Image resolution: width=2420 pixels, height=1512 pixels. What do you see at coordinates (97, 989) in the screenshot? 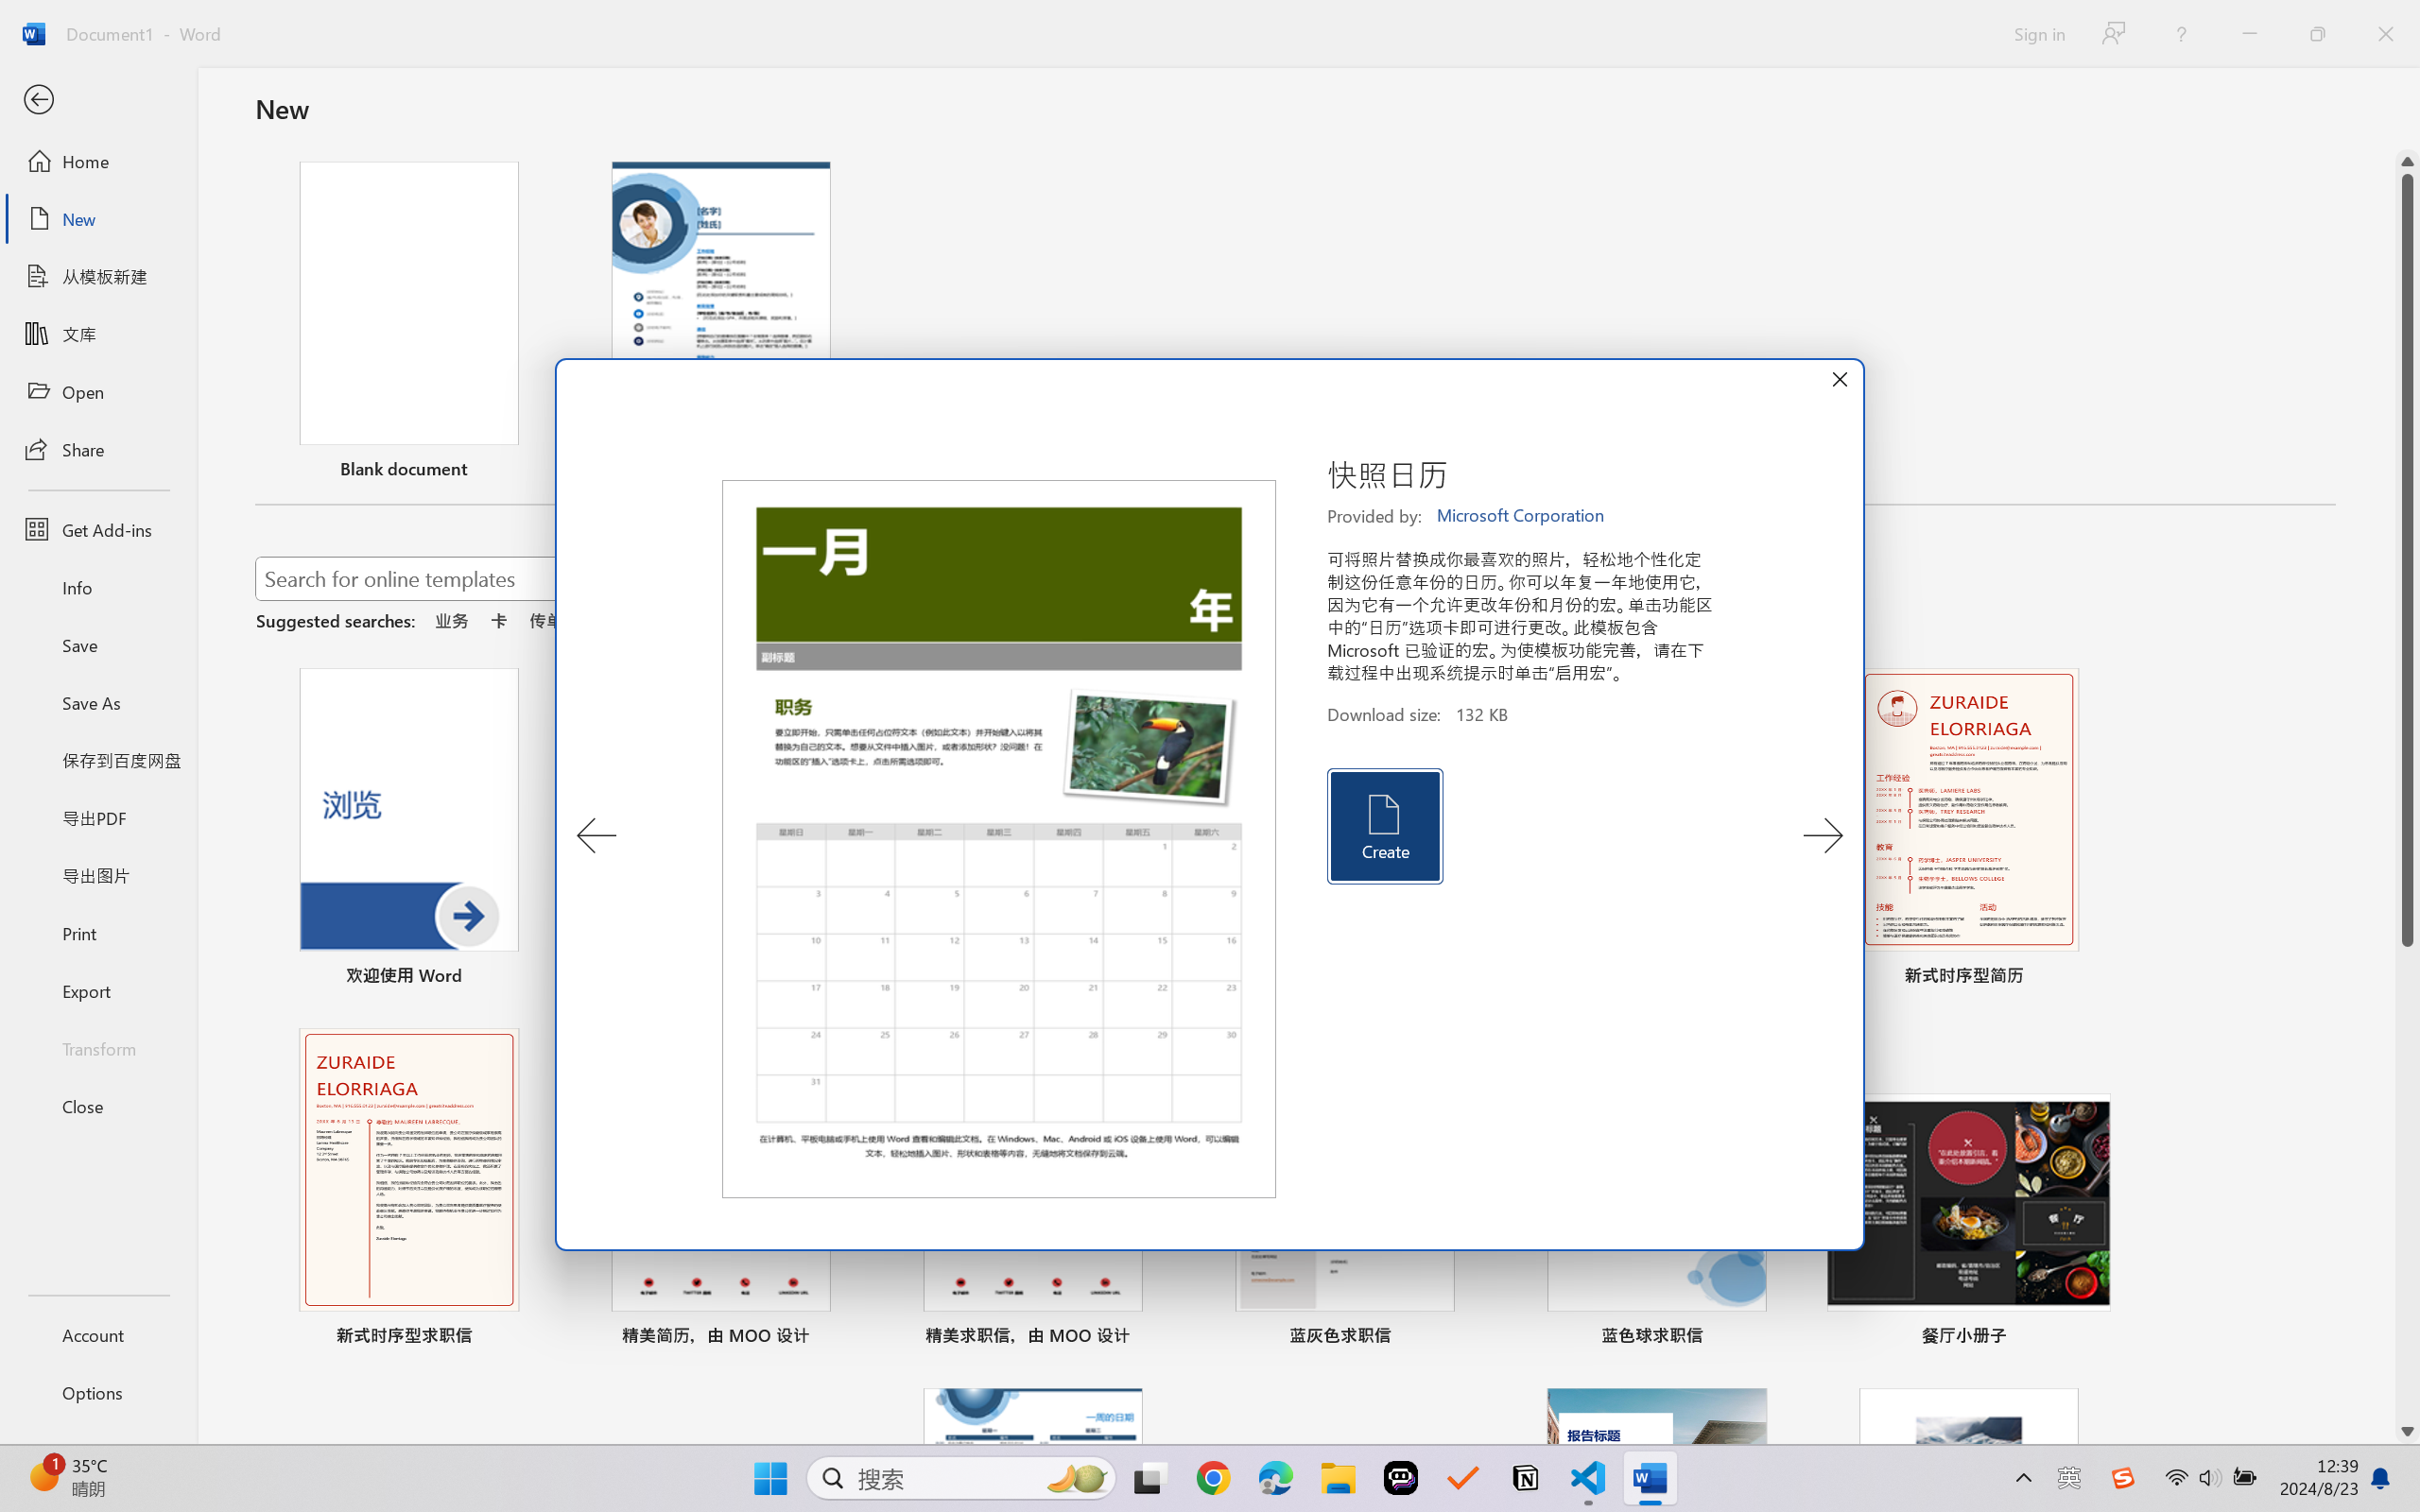
I see `'Export'` at bounding box center [97, 989].